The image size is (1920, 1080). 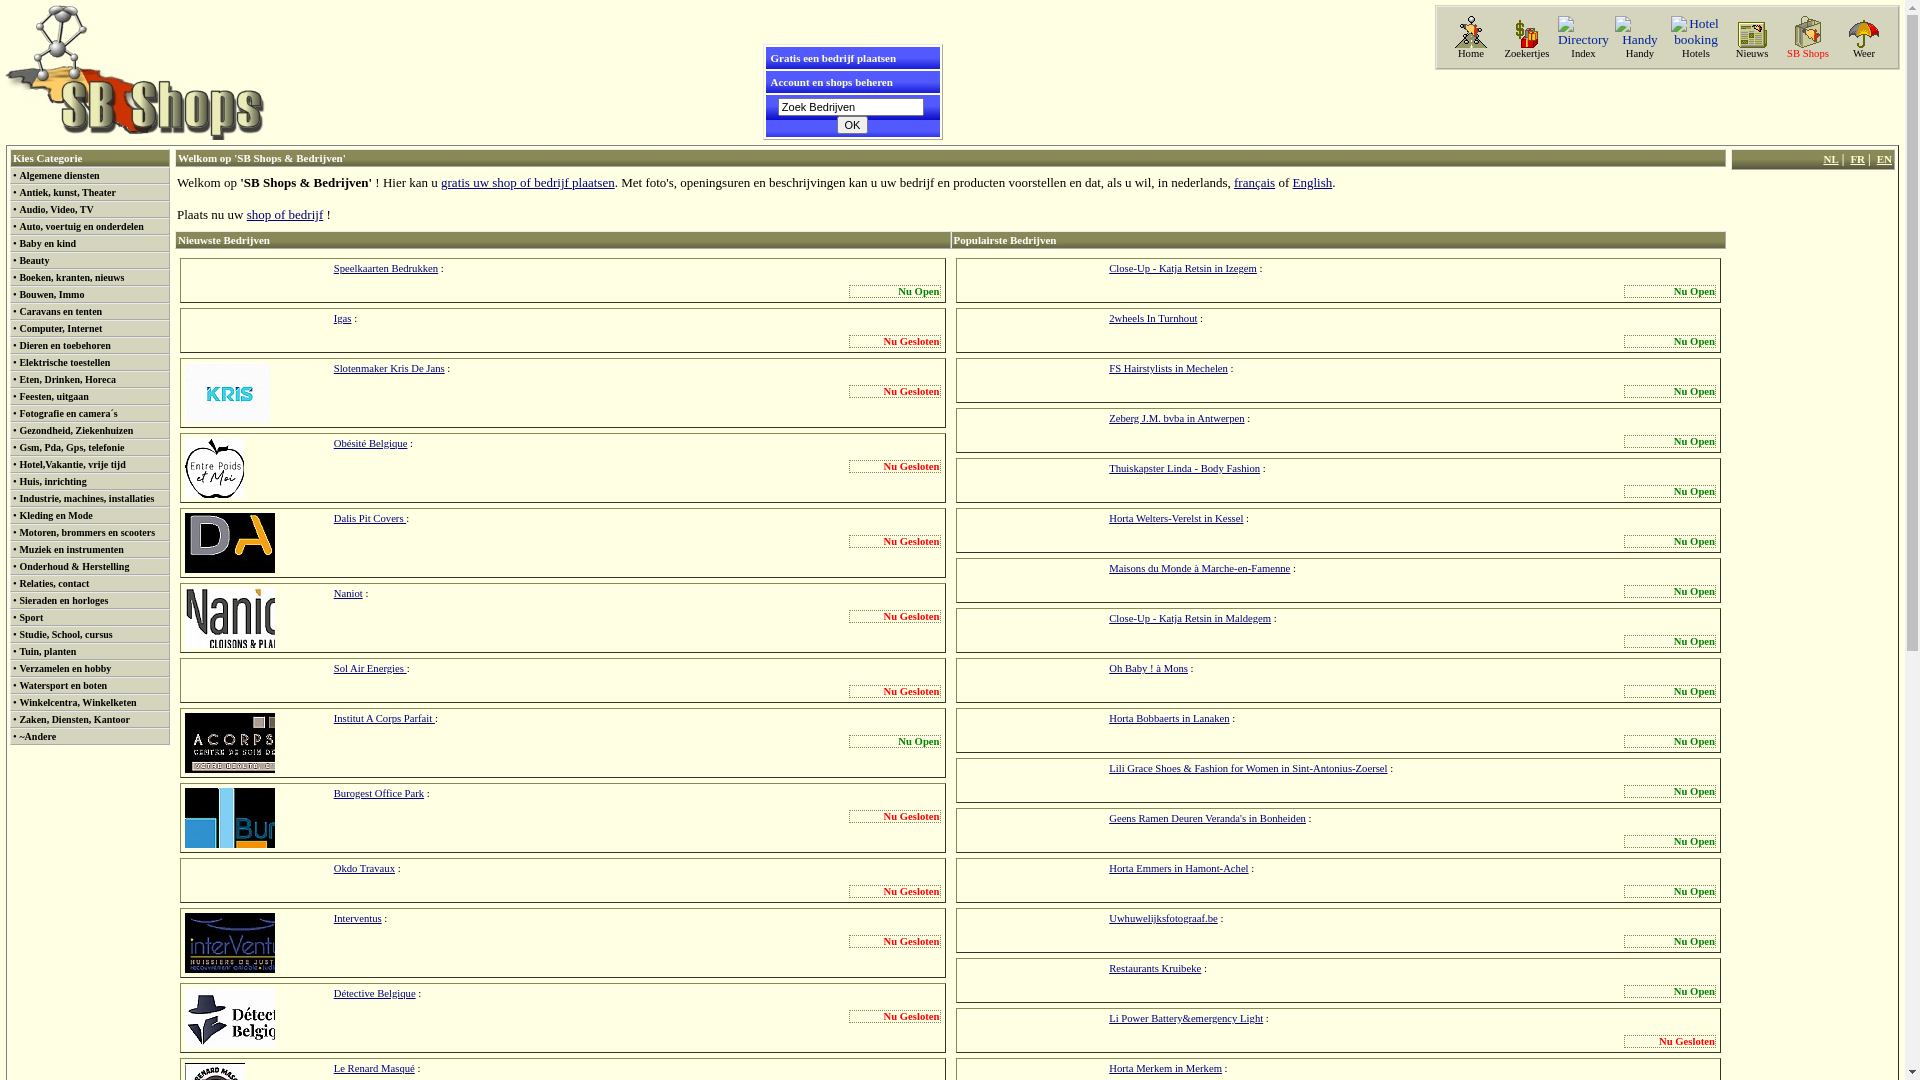 What do you see at coordinates (64, 344) in the screenshot?
I see `'Dieren en toebehoren'` at bounding box center [64, 344].